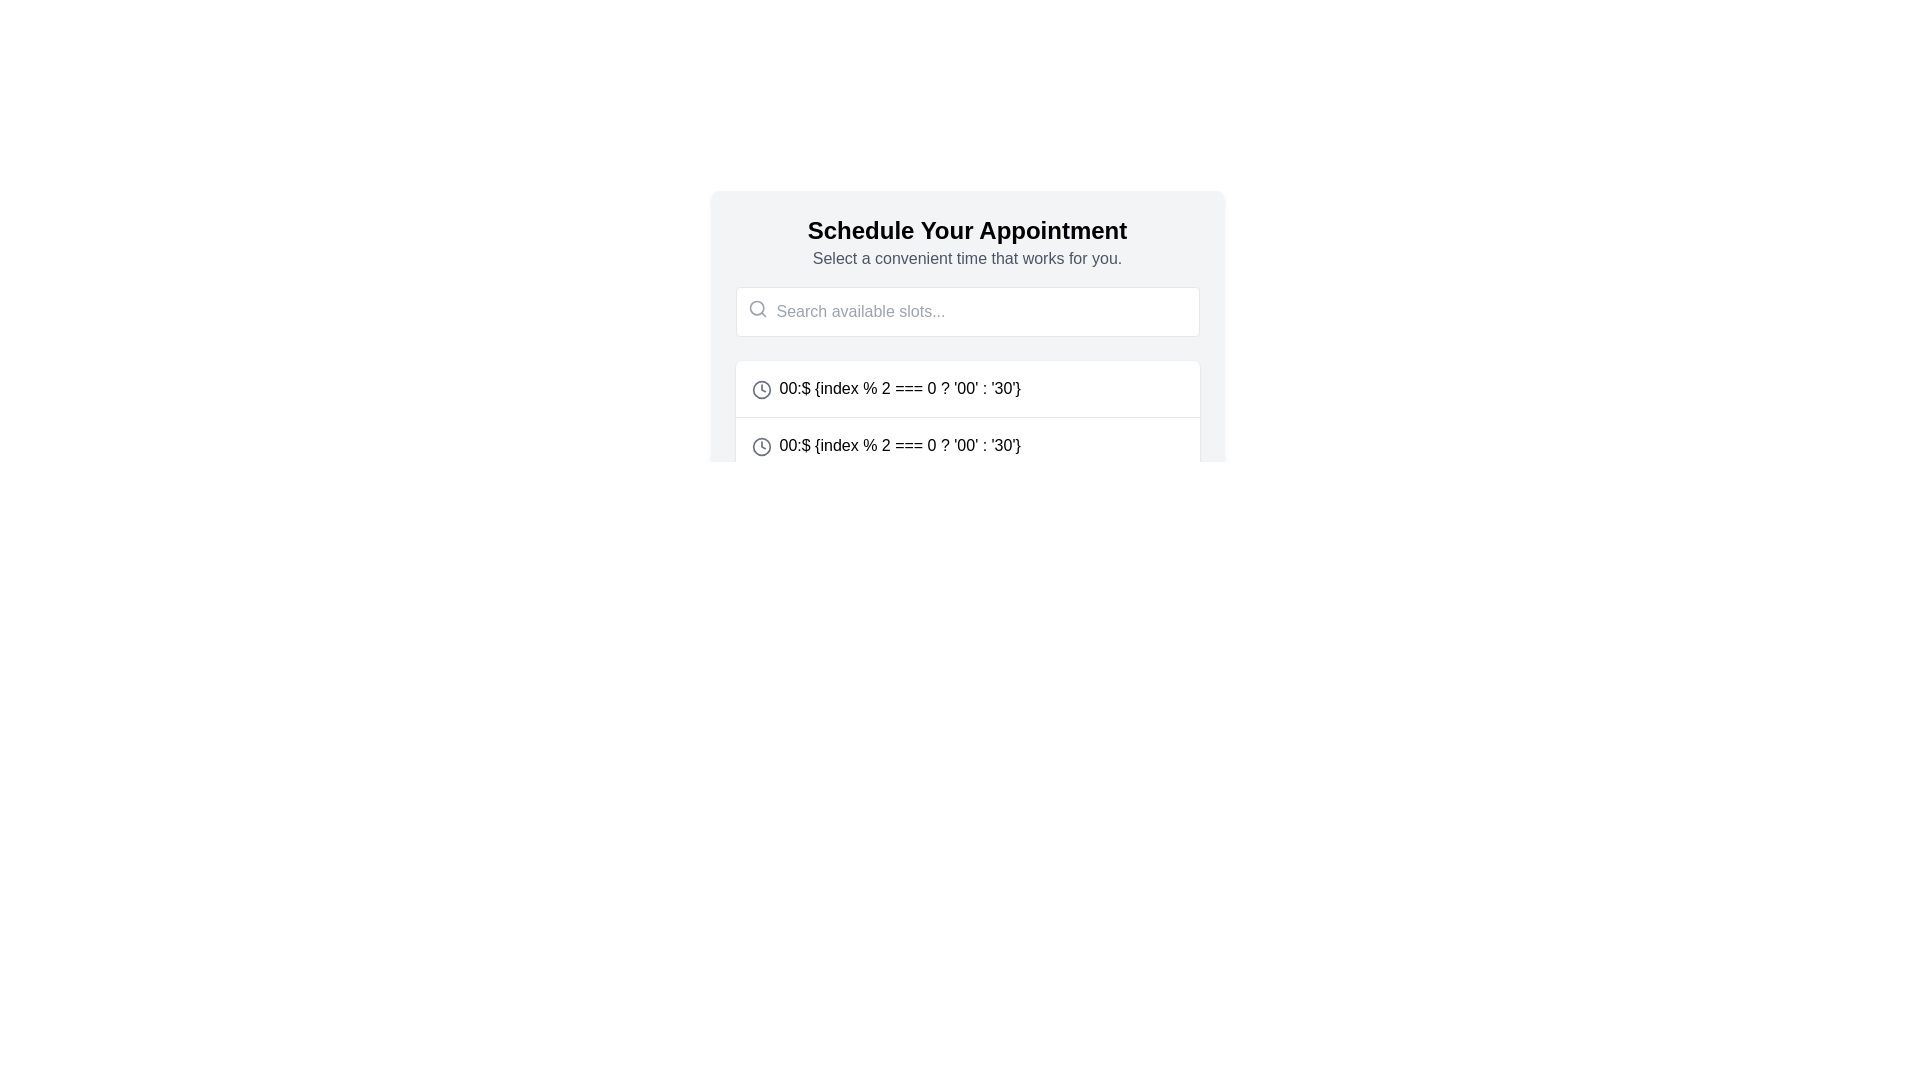  Describe the element at coordinates (756, 308) in the screenshot. I see `the small magnifying glass icon, styled in light gray, located in the left margin of the text input field labeled 'Search available slots...'` at that location.